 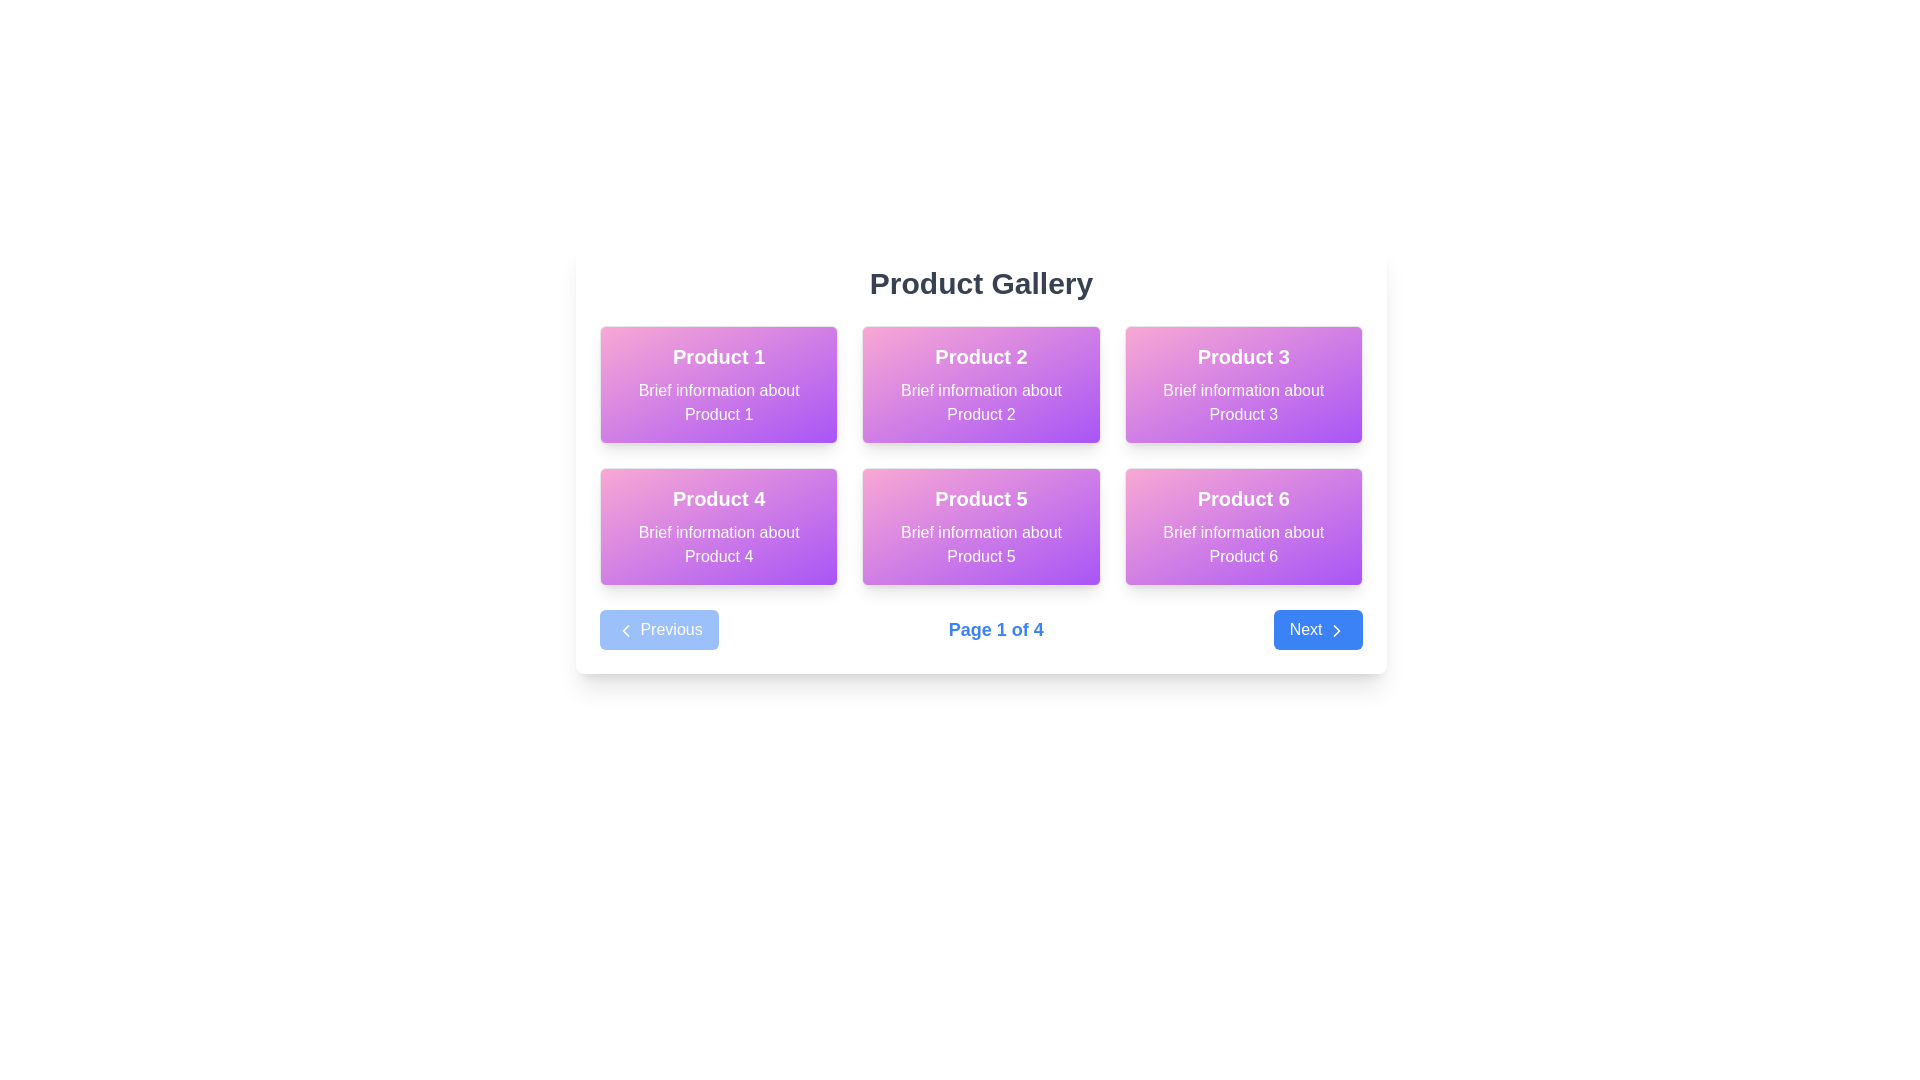 I want to click on the text element labeled 'Product 2' which is prominently displayed in a bold, large font on a gradient-colored rectangular card transitioning from pink to purple, located in the second column of the upper row of a 3x2 grid layout, so click(x=981, y=356).